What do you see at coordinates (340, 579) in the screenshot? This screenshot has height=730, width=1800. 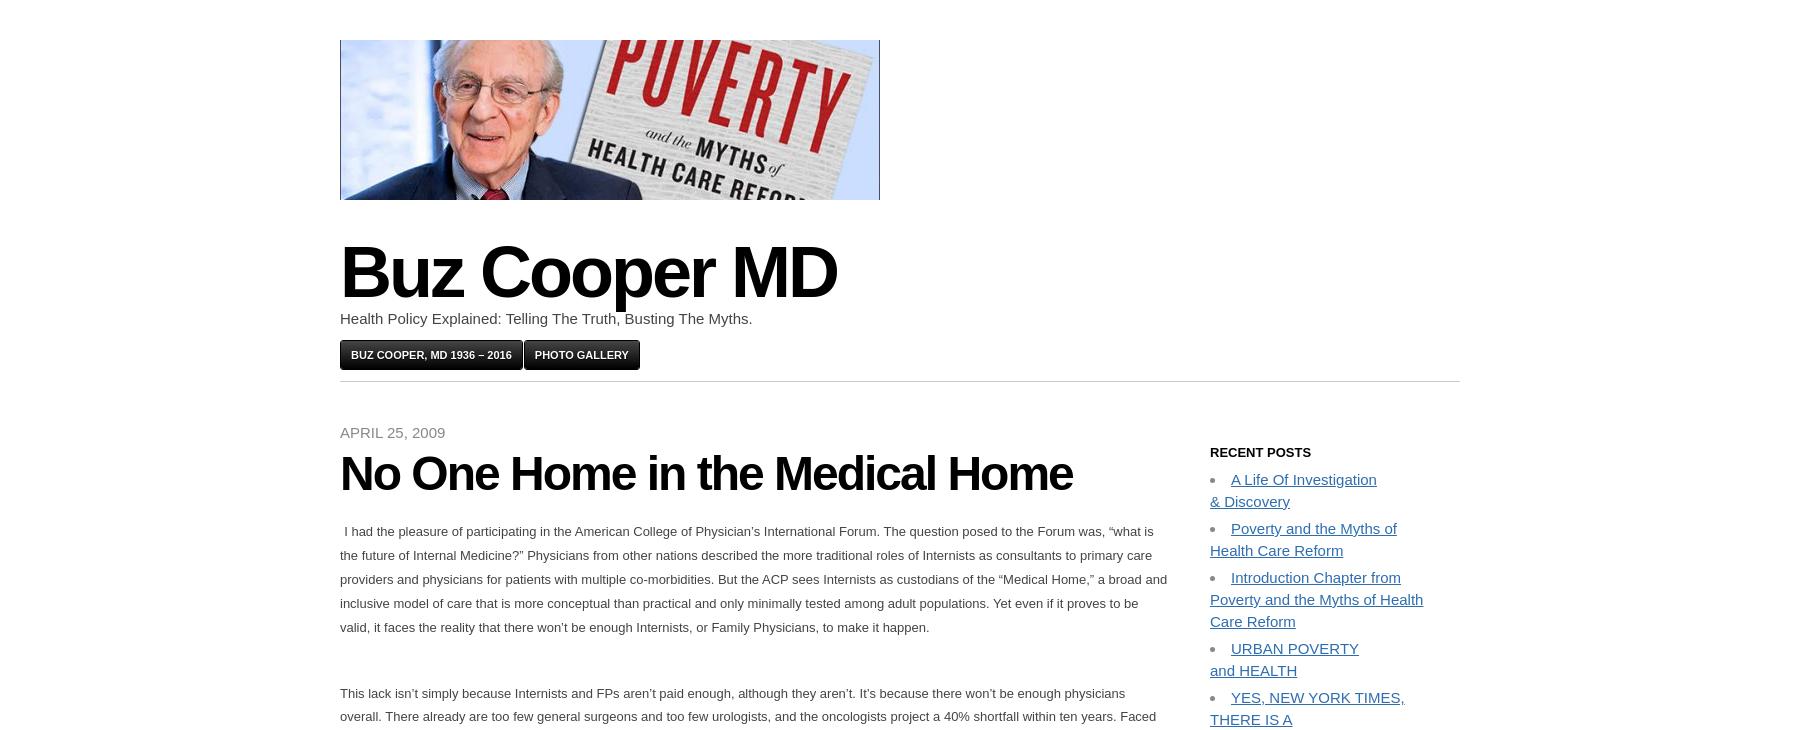 I see `'I had the pleasure of participating in the American College of Physician’s International Forum. The question posed to the Forum was, “what is the future of Internal Medicine?” Physicians from other nations described the more traditional roles of Internists as consultants to primary care providers and physicians for patients with multiple co-morbidities. But the ACP sees Internists as custodians of the “Medical Home,” a broad and inclusive model of care that is more conceptual than practical and only minimally tested among adult populations. Yet even if it proves to be valid, it faces the reality that there won’t be enough Internists, or Family Physicians, to make it happen.'` at bounding box center [340, 579].